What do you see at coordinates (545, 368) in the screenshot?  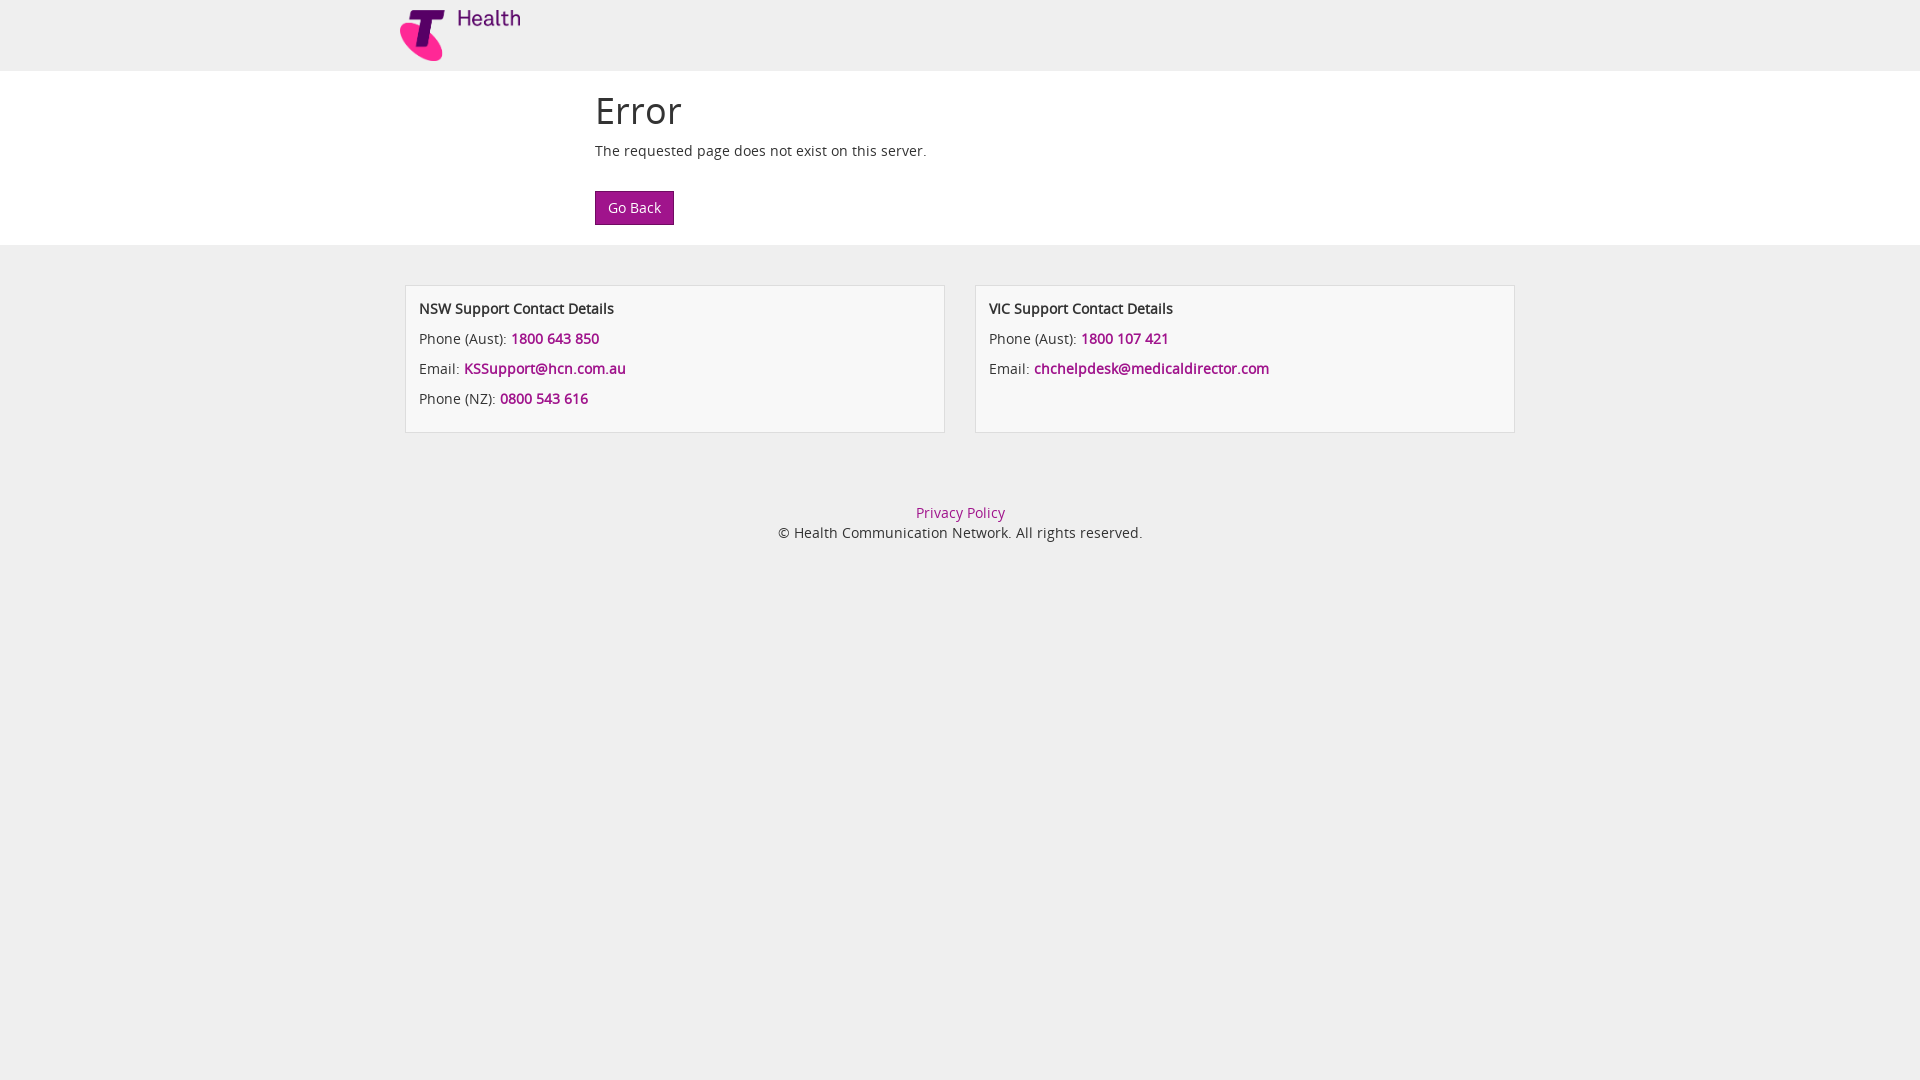 I see `'KSSupport@hcn.com.au'` at bounding box center [545, 368].